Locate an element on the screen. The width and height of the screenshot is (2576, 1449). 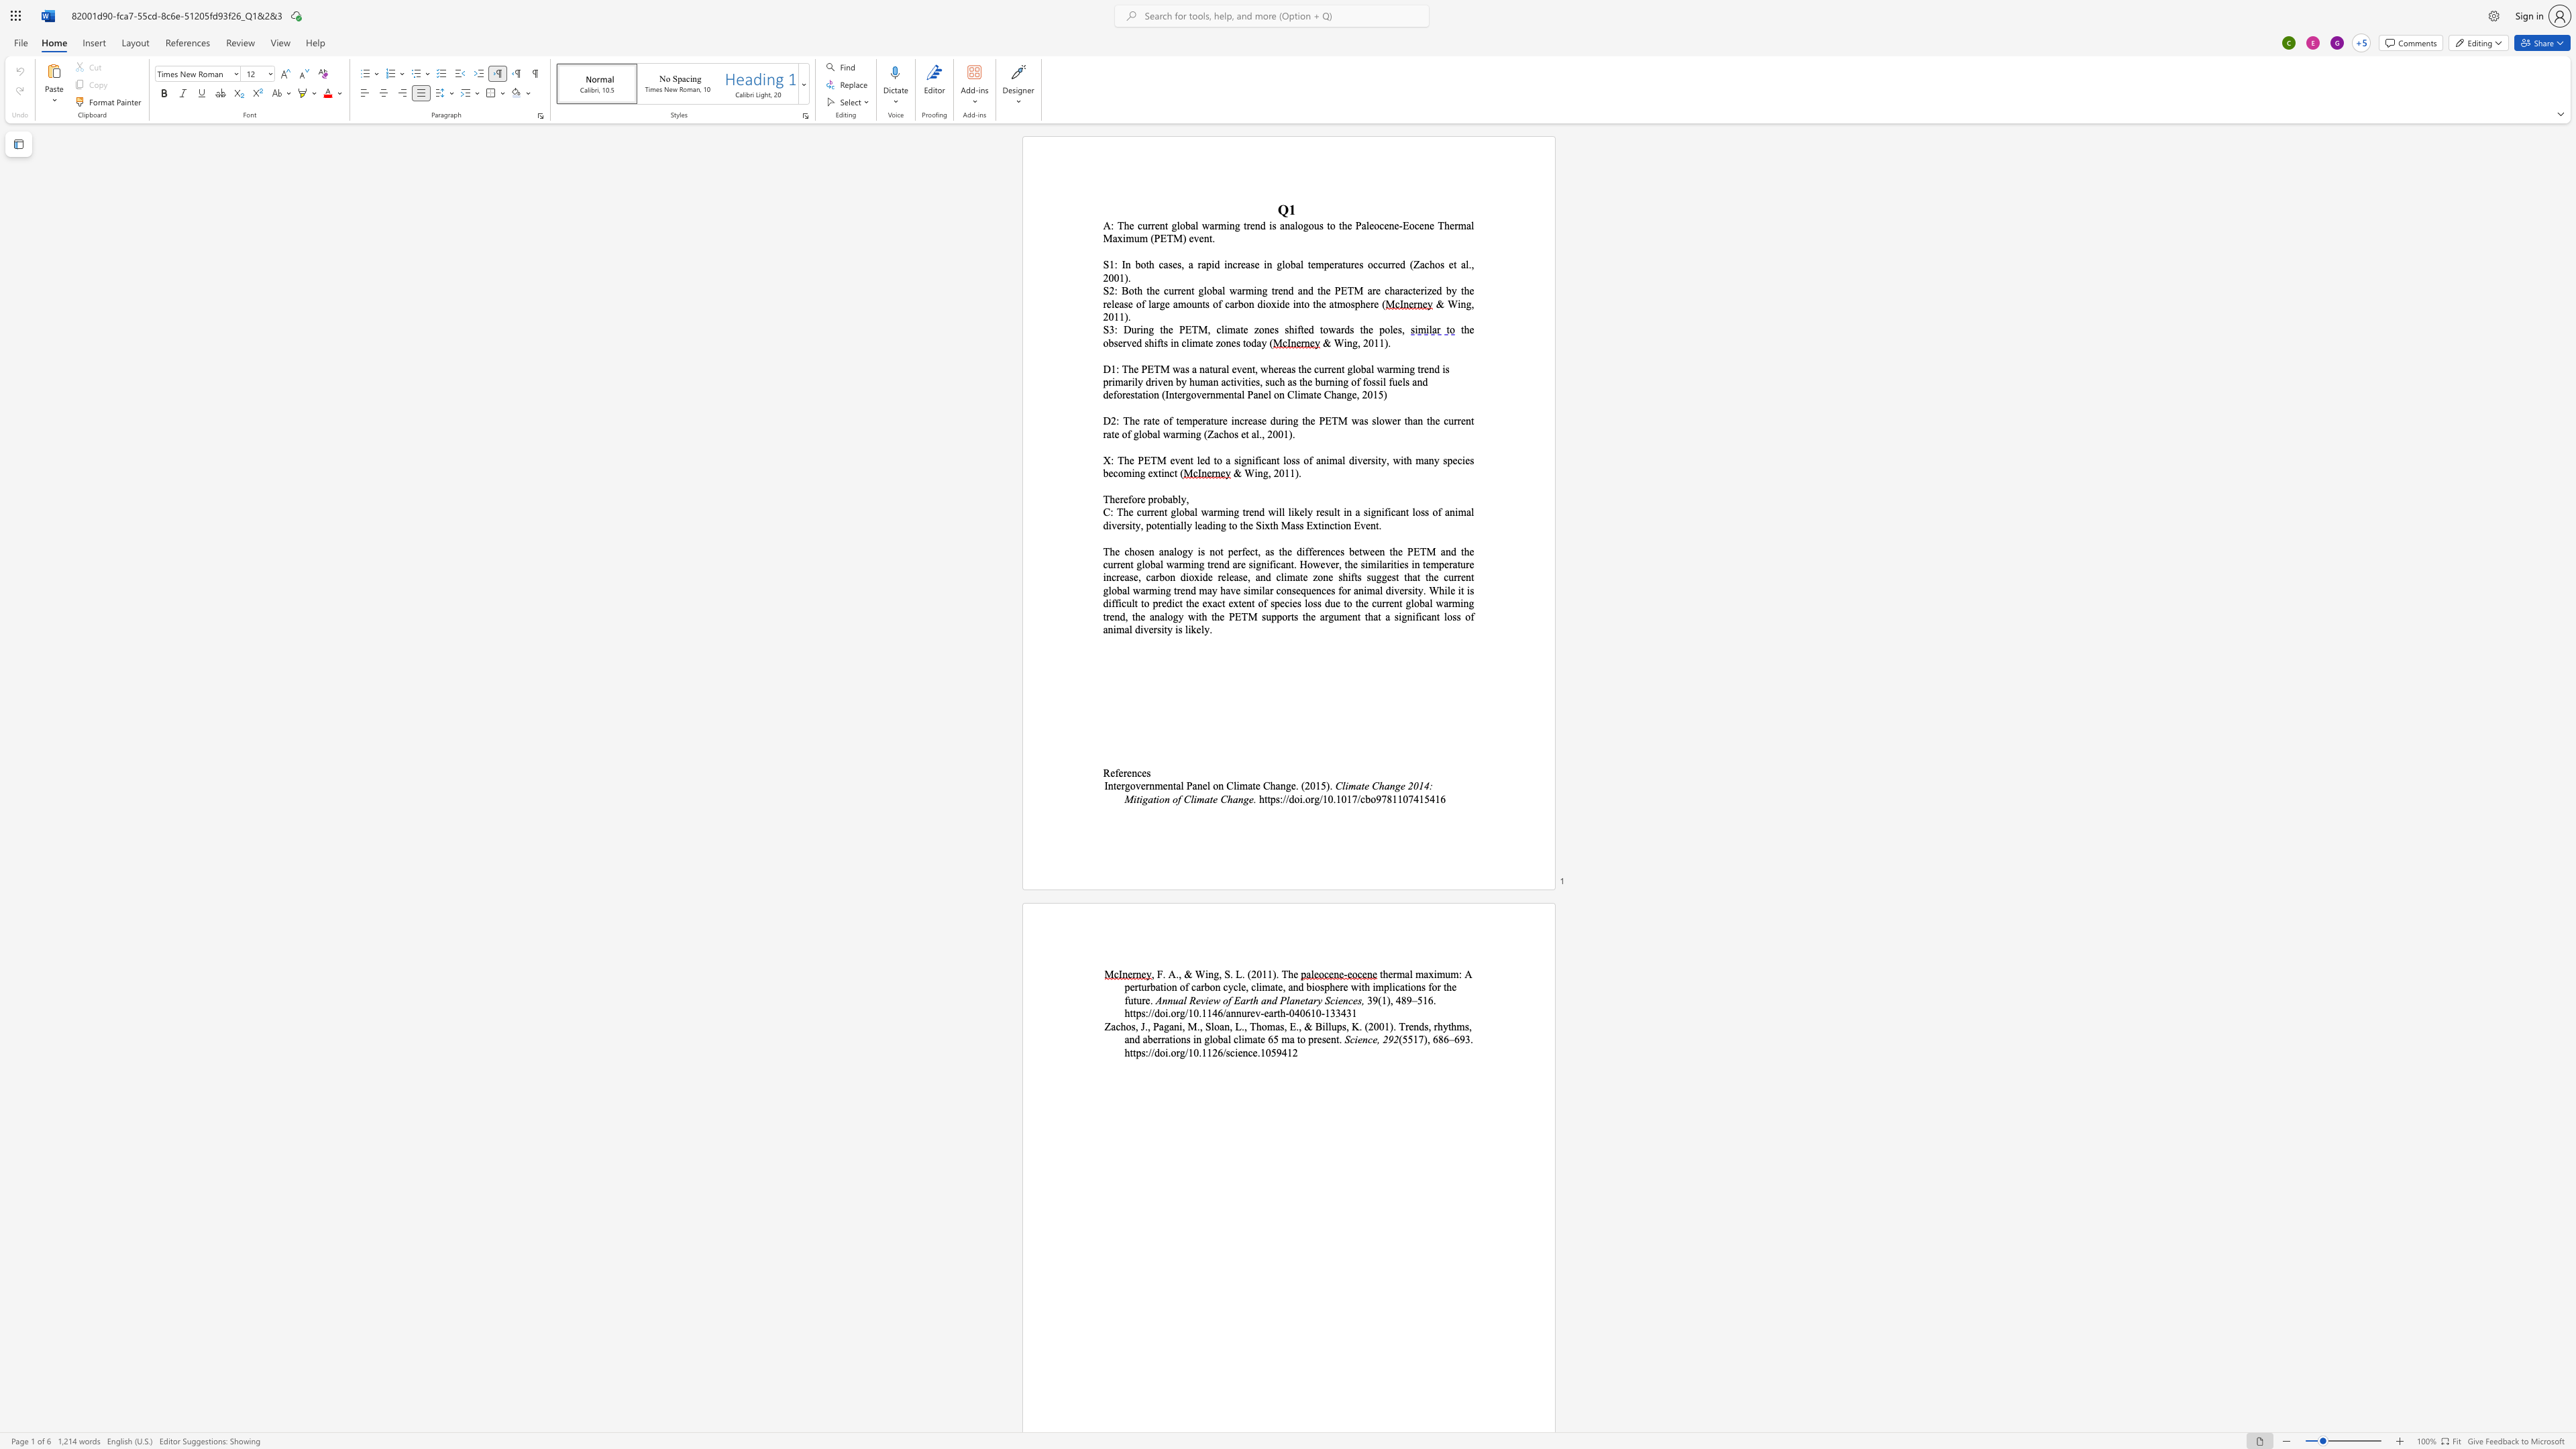
the 2th character "t" in the text is located at coordinates (1241, 328).